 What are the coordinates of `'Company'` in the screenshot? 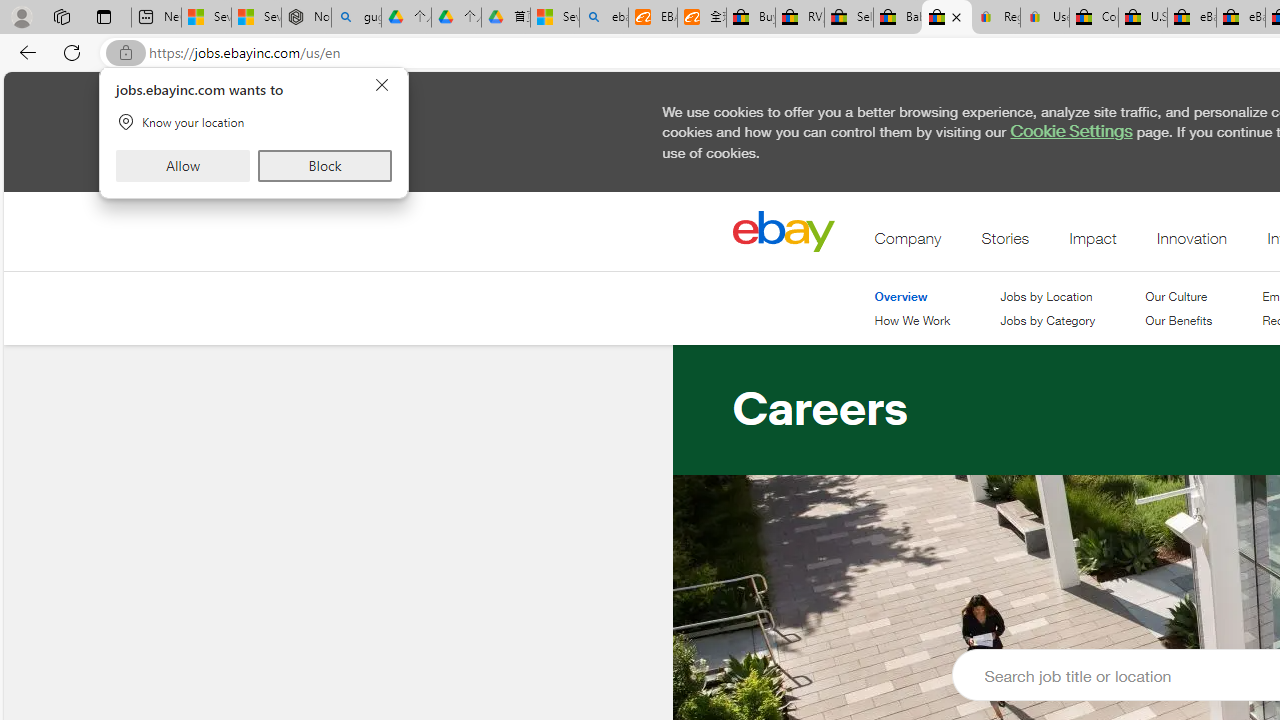 It's located at (907, 242).